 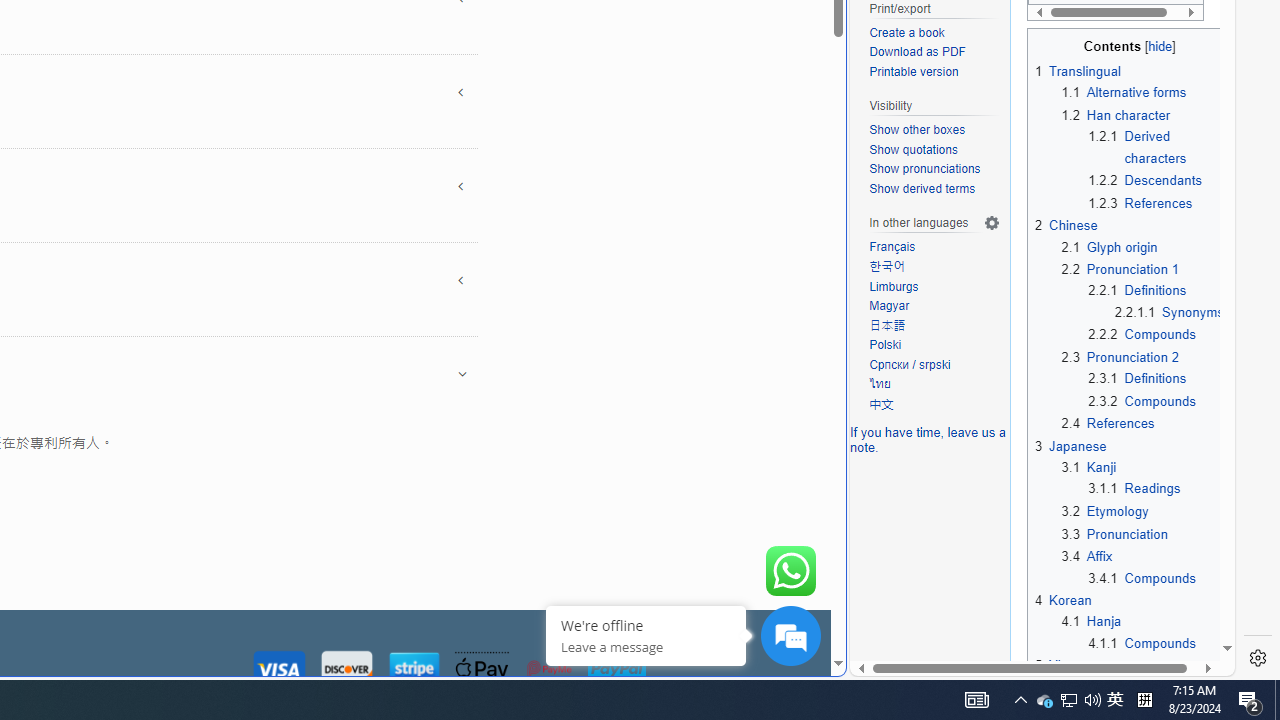 What do you see at coordinates (1088, 468) in the screenshot?
I see `'3.1 Kanji'` at bounding box center [1088, 468].